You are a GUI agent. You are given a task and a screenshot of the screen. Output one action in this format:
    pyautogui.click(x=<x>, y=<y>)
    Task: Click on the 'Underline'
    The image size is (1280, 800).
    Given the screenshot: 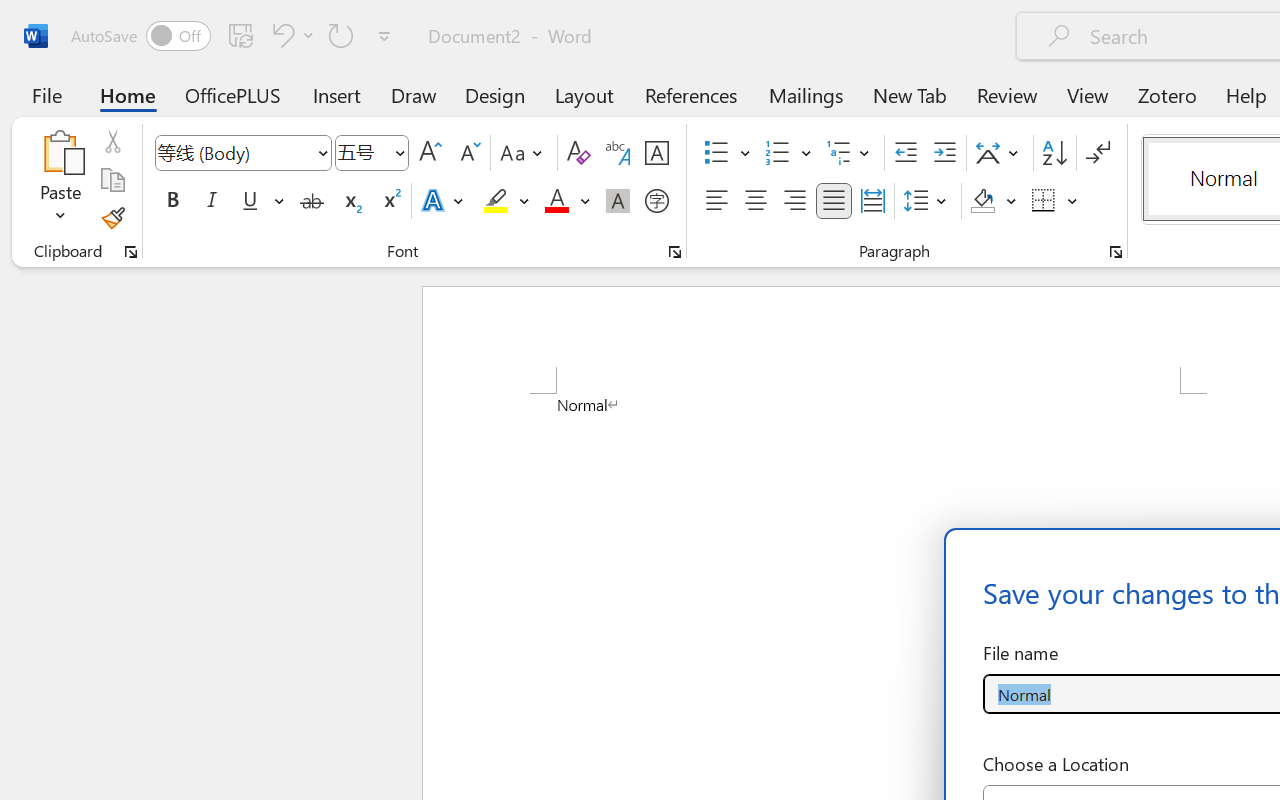 What is the action you would take?
    pyautogui.click(x=249, y=201)
    